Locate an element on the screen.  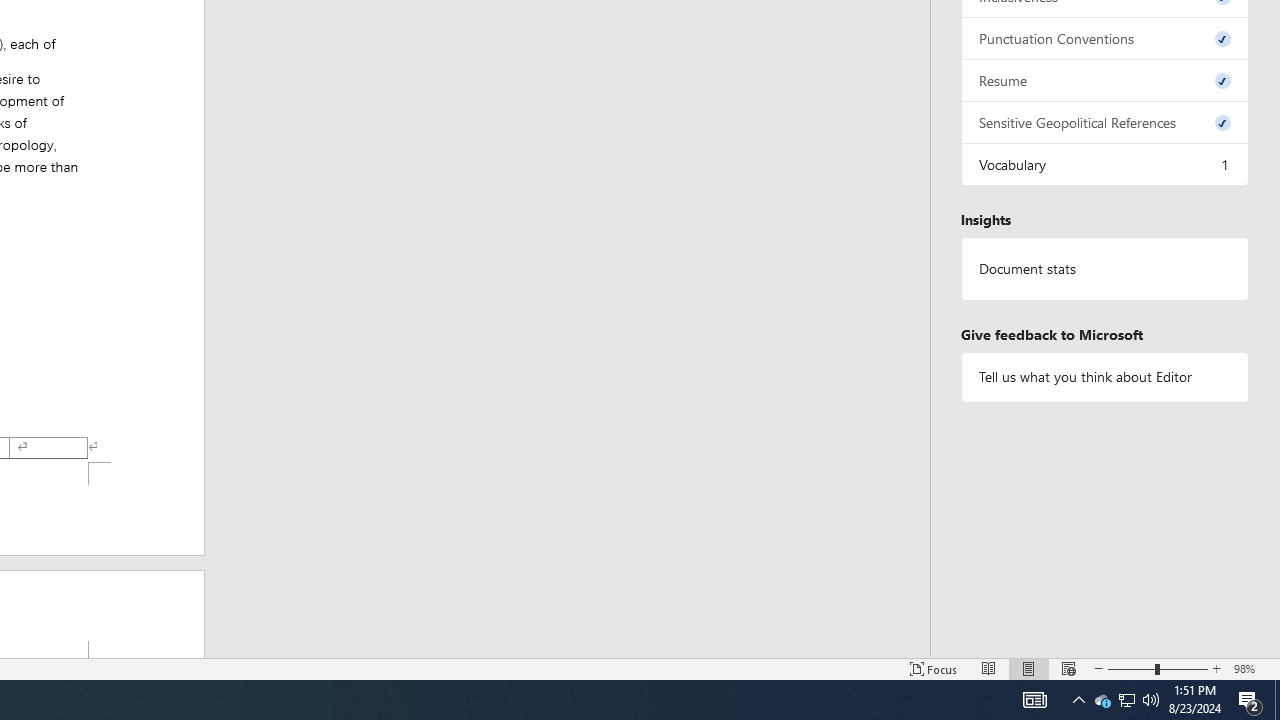
'Vocabulary, 1 issue. Press space or enter to review items.' is located at coordinates (1104, 163).